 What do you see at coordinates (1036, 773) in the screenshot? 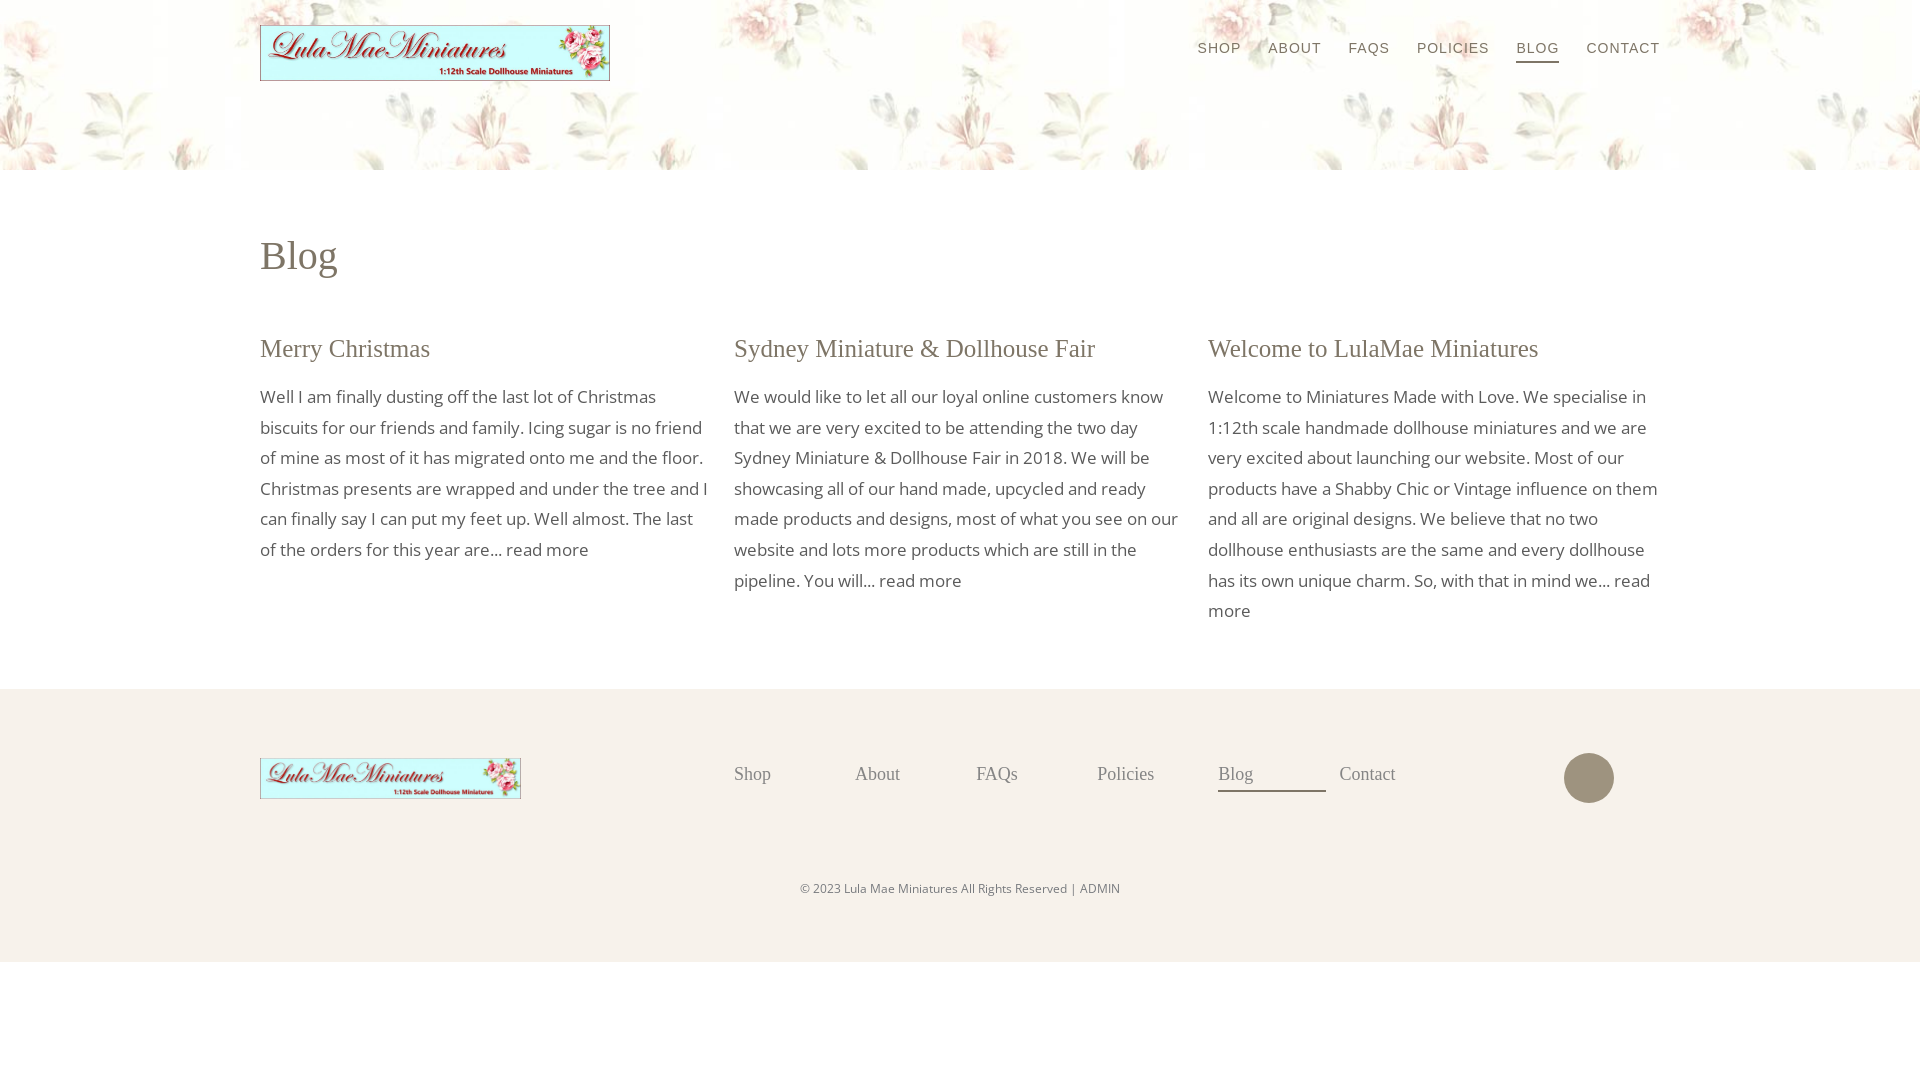
I see `'FAQs'` at bounding box center [1036, 773].